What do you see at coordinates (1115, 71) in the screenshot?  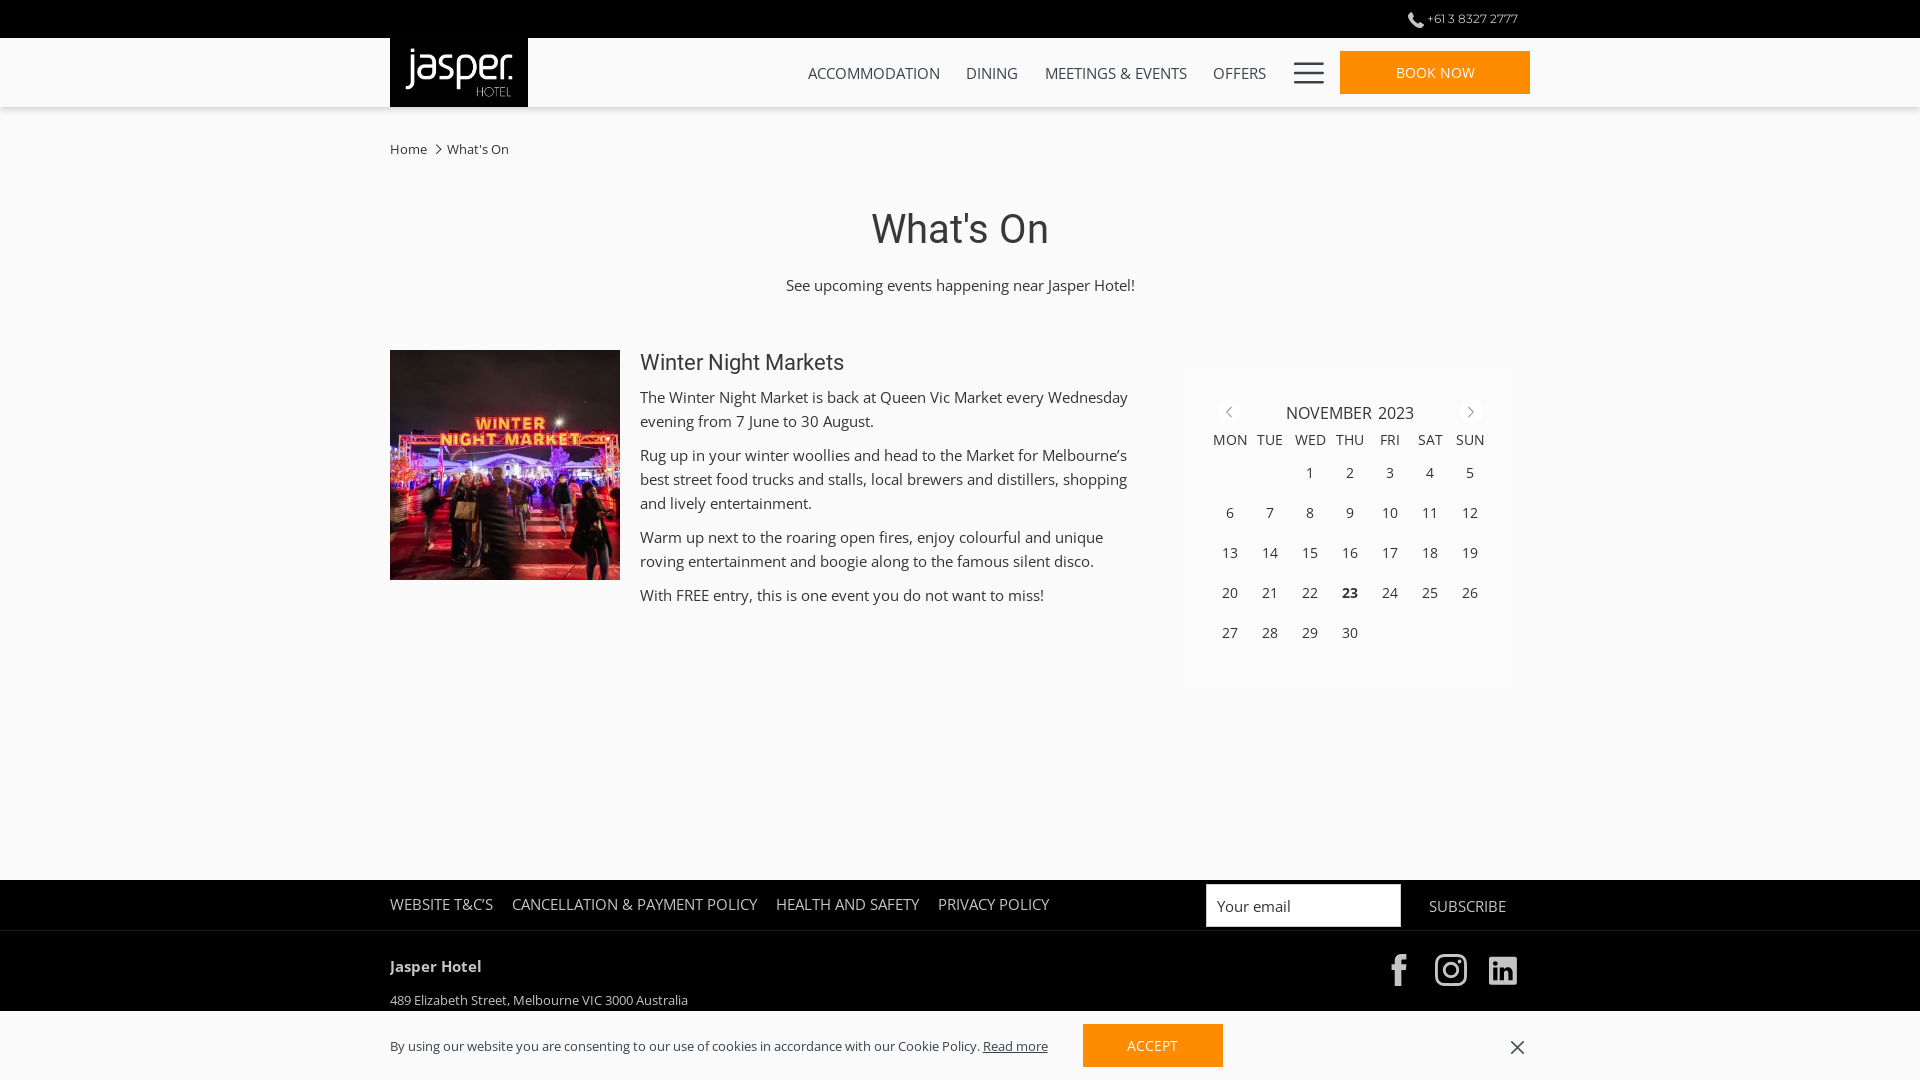 I see `'MEETINGS & EVENTS'` at bounding box center [1115, 71].